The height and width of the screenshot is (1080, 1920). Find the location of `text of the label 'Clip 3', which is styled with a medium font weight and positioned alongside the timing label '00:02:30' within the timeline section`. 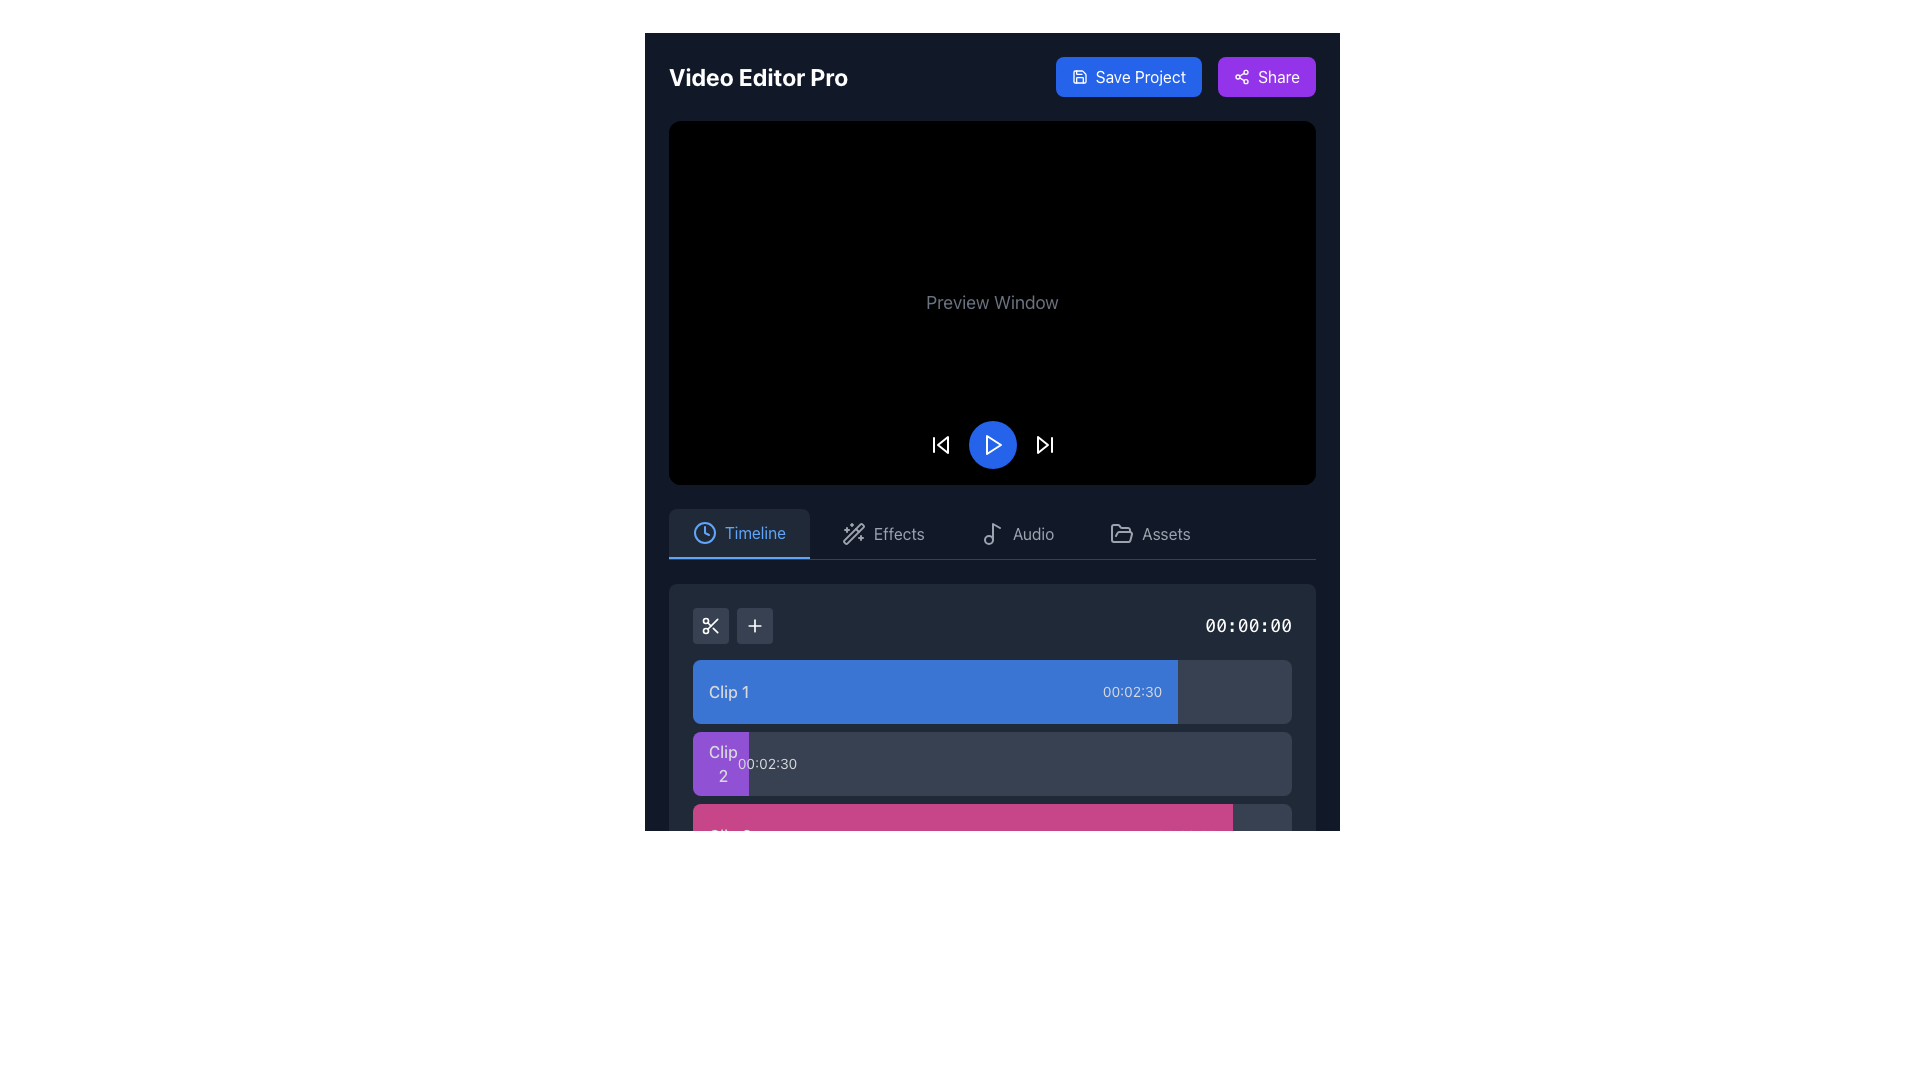

text of the label 'Clip 3', which is styled with a medium font weight and positioned alongside the timing label '00:02:30' within the timeline section is located at coordinates (729, 835).